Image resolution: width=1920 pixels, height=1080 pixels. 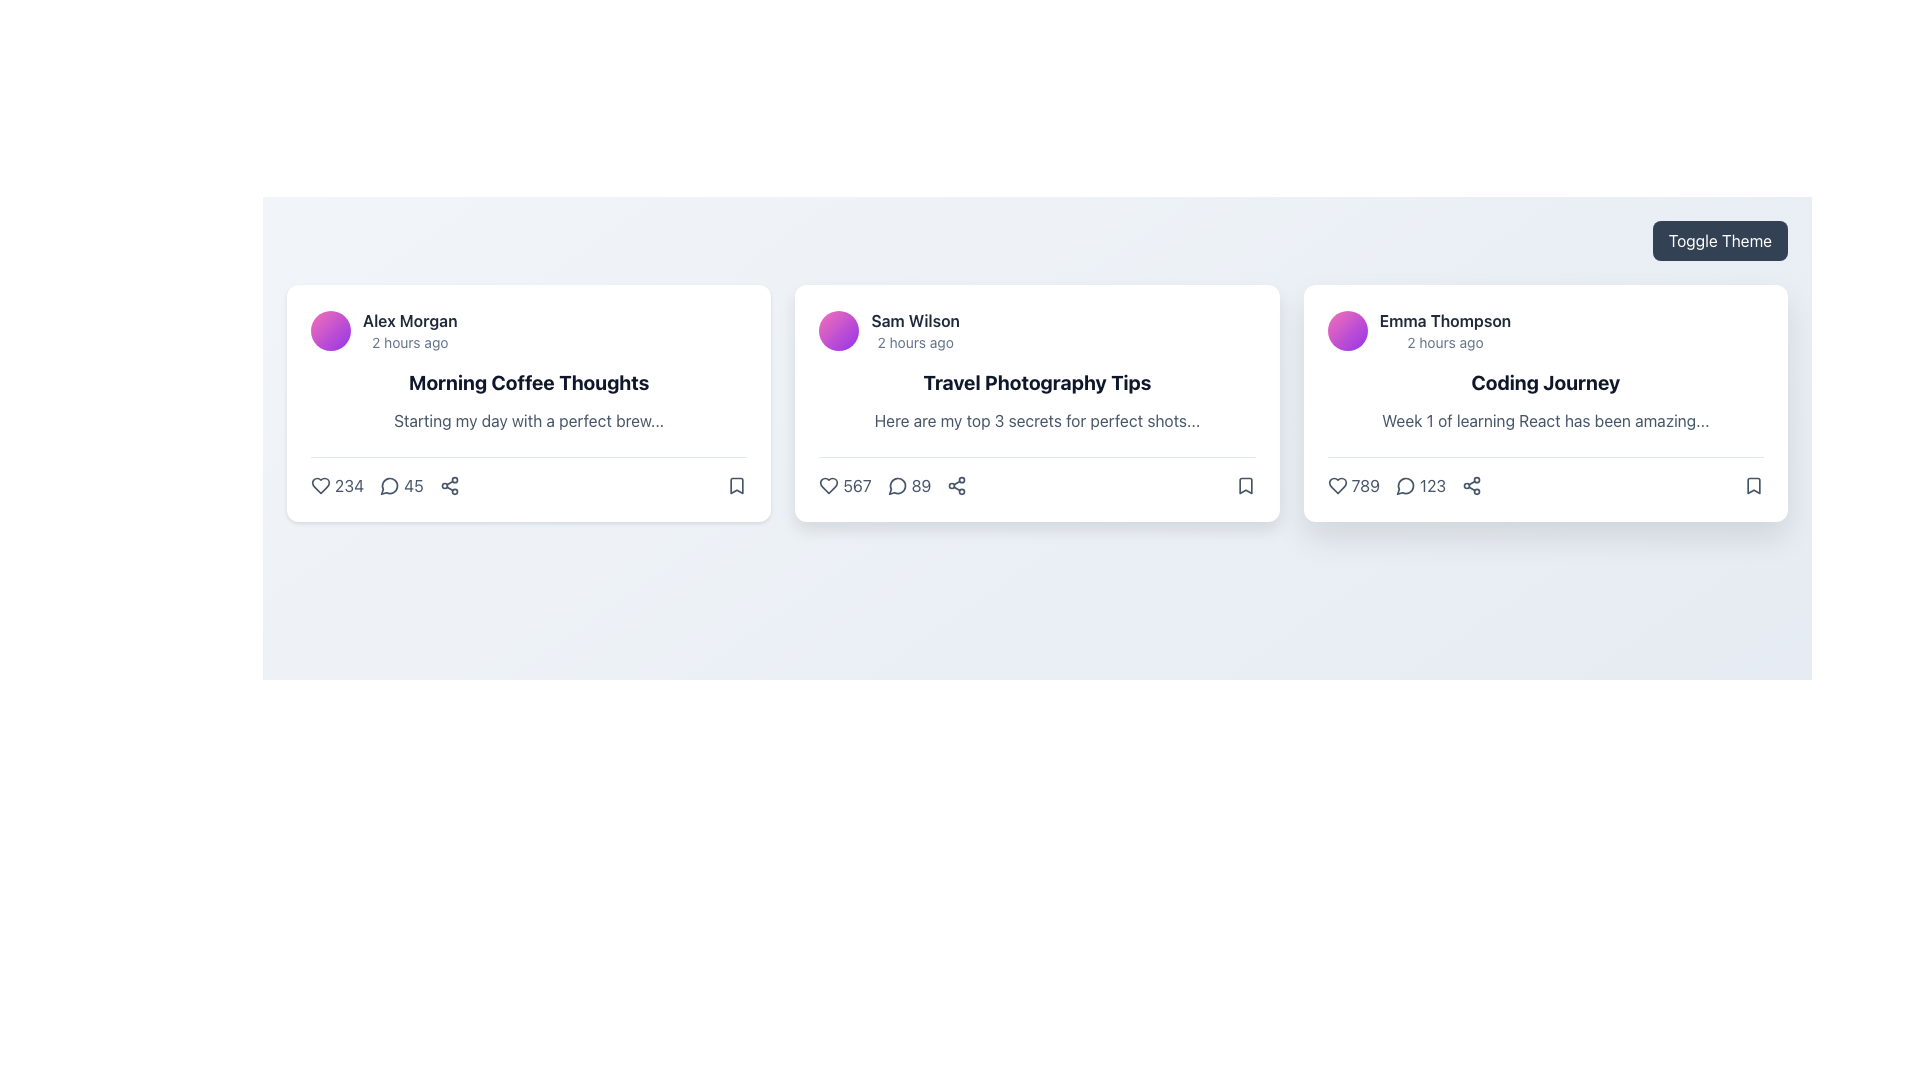 What do you see at coordinates (349, 486) in the screenshot?
I see `the numeric text displaying '234', which is styled in slate-gray color and located below the title 'Alex Morgan' to associate the number with the heart icon's meaning` at bounding box center [349, 486].